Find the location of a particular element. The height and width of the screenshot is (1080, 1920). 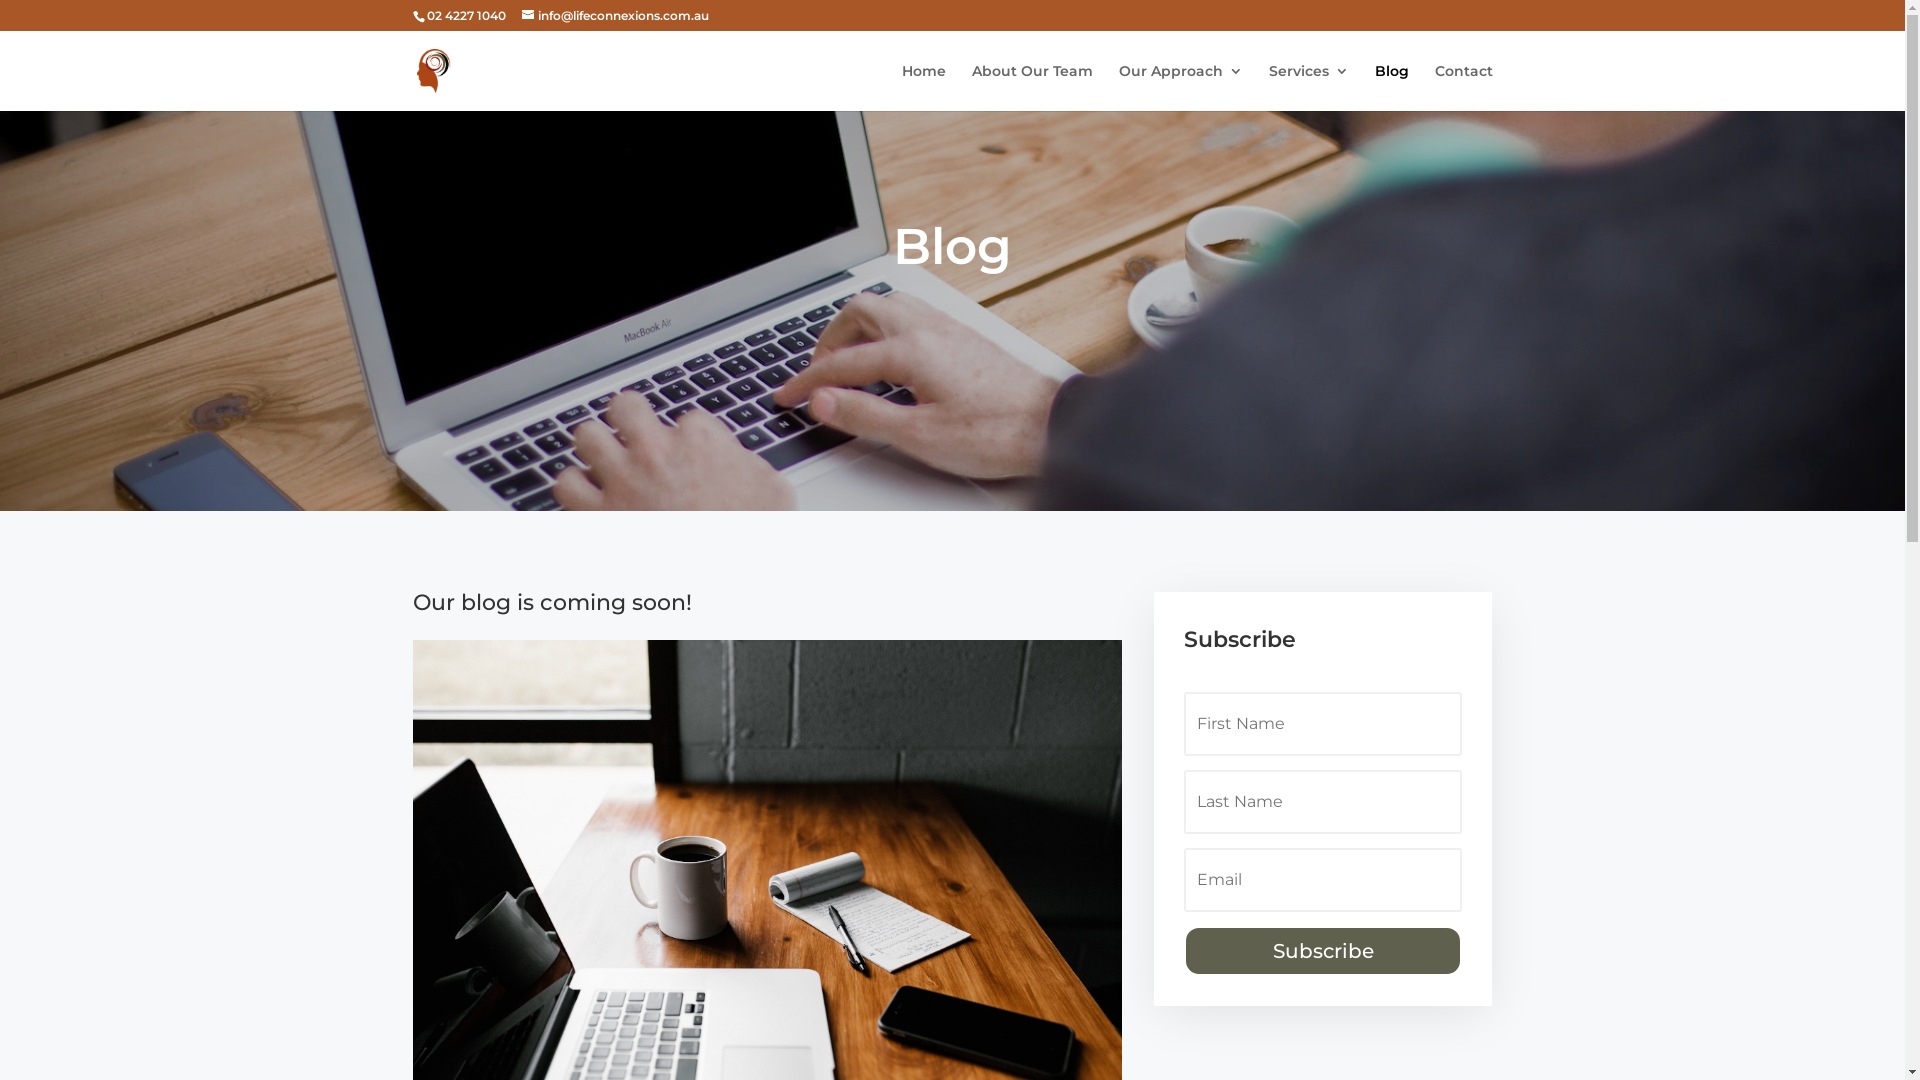

'Contact' is located at coordinates (1463, 86).